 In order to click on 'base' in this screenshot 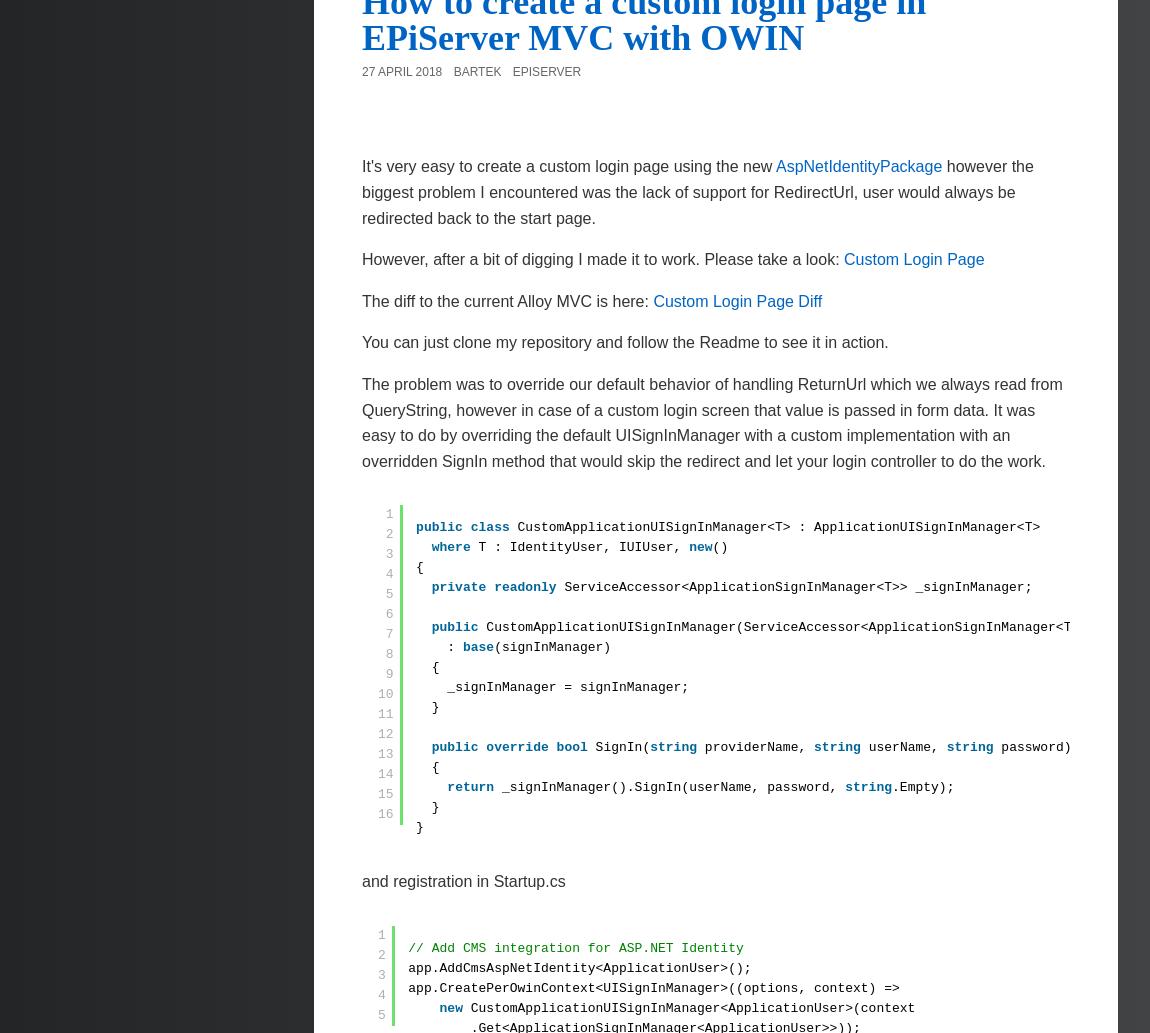, I will do `click(461, 646)`.